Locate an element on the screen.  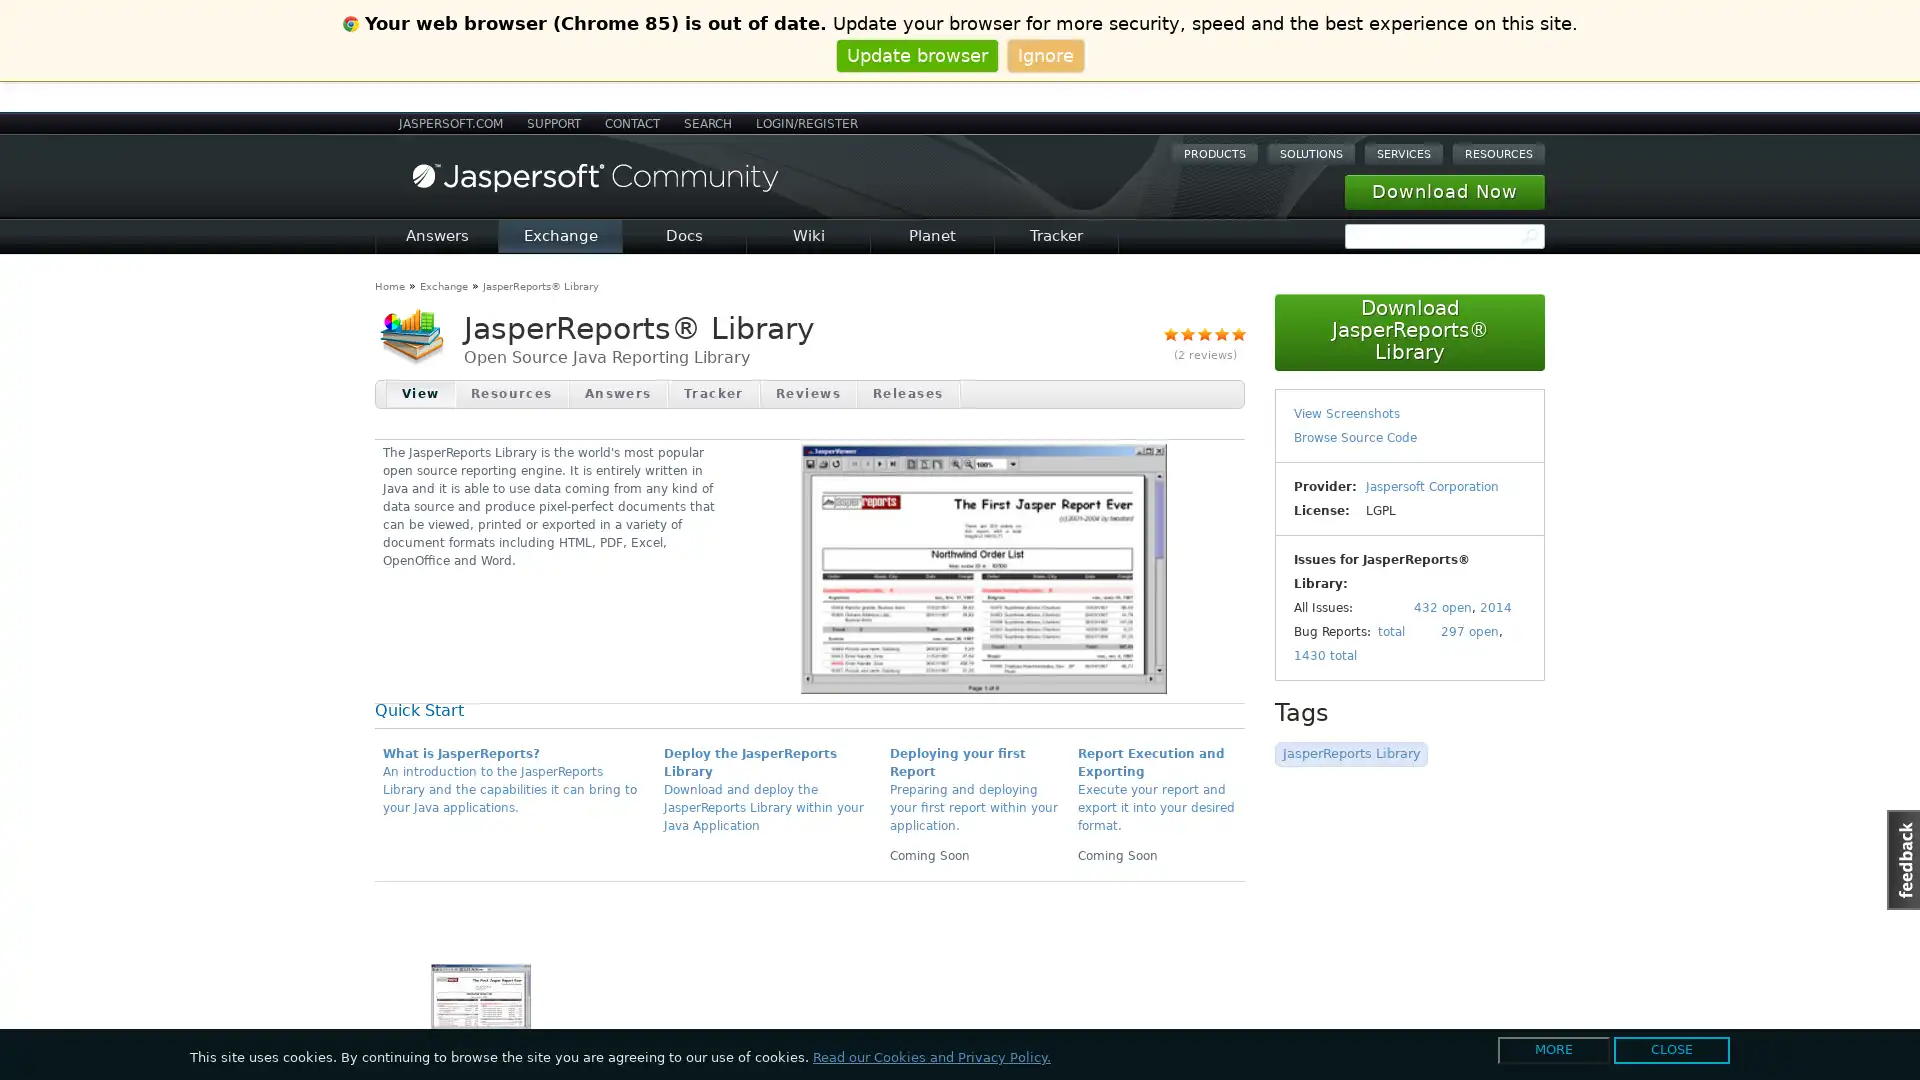
Search is located at coordinates (1530, 235).